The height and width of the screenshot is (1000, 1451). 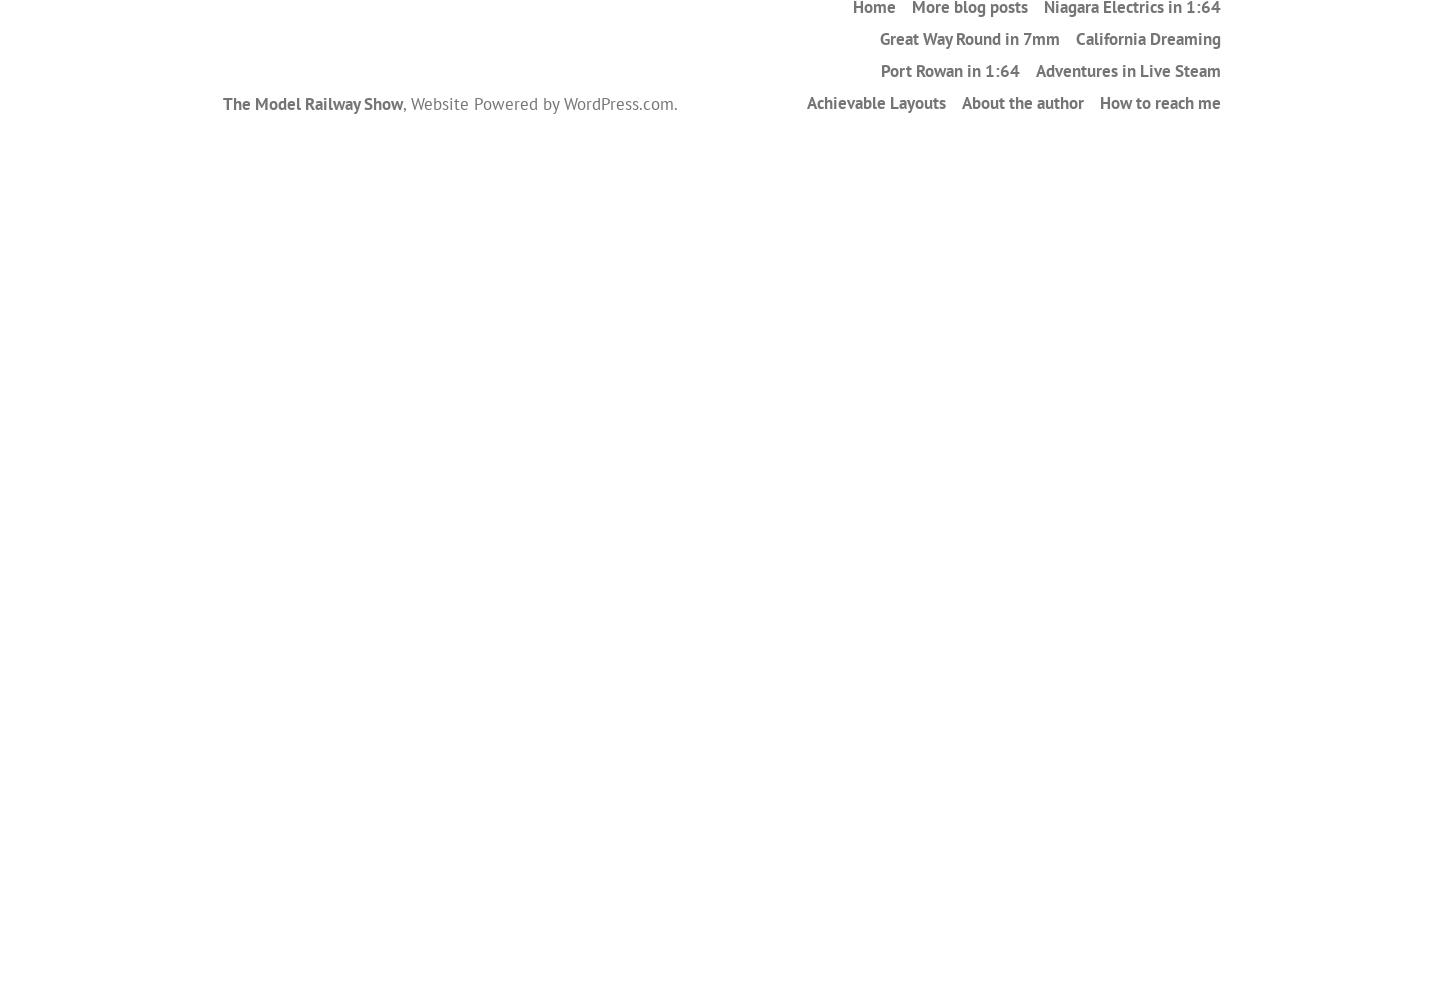 I want to click on 'Achievable Layouts', so click(x=805, y=101).